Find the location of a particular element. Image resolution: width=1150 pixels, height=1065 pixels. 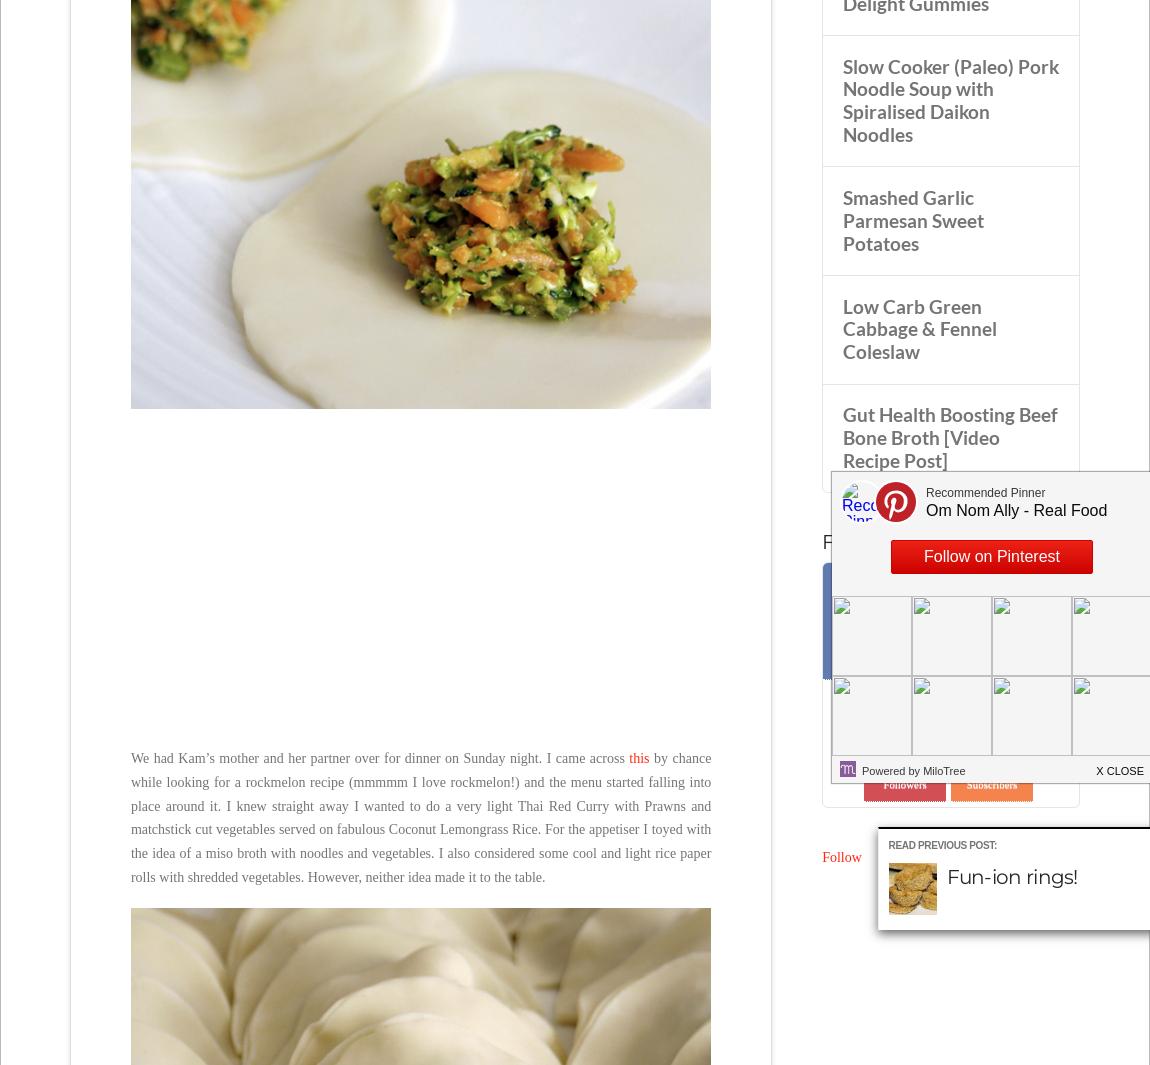

'13,779' is located at coordinates (904, 757).